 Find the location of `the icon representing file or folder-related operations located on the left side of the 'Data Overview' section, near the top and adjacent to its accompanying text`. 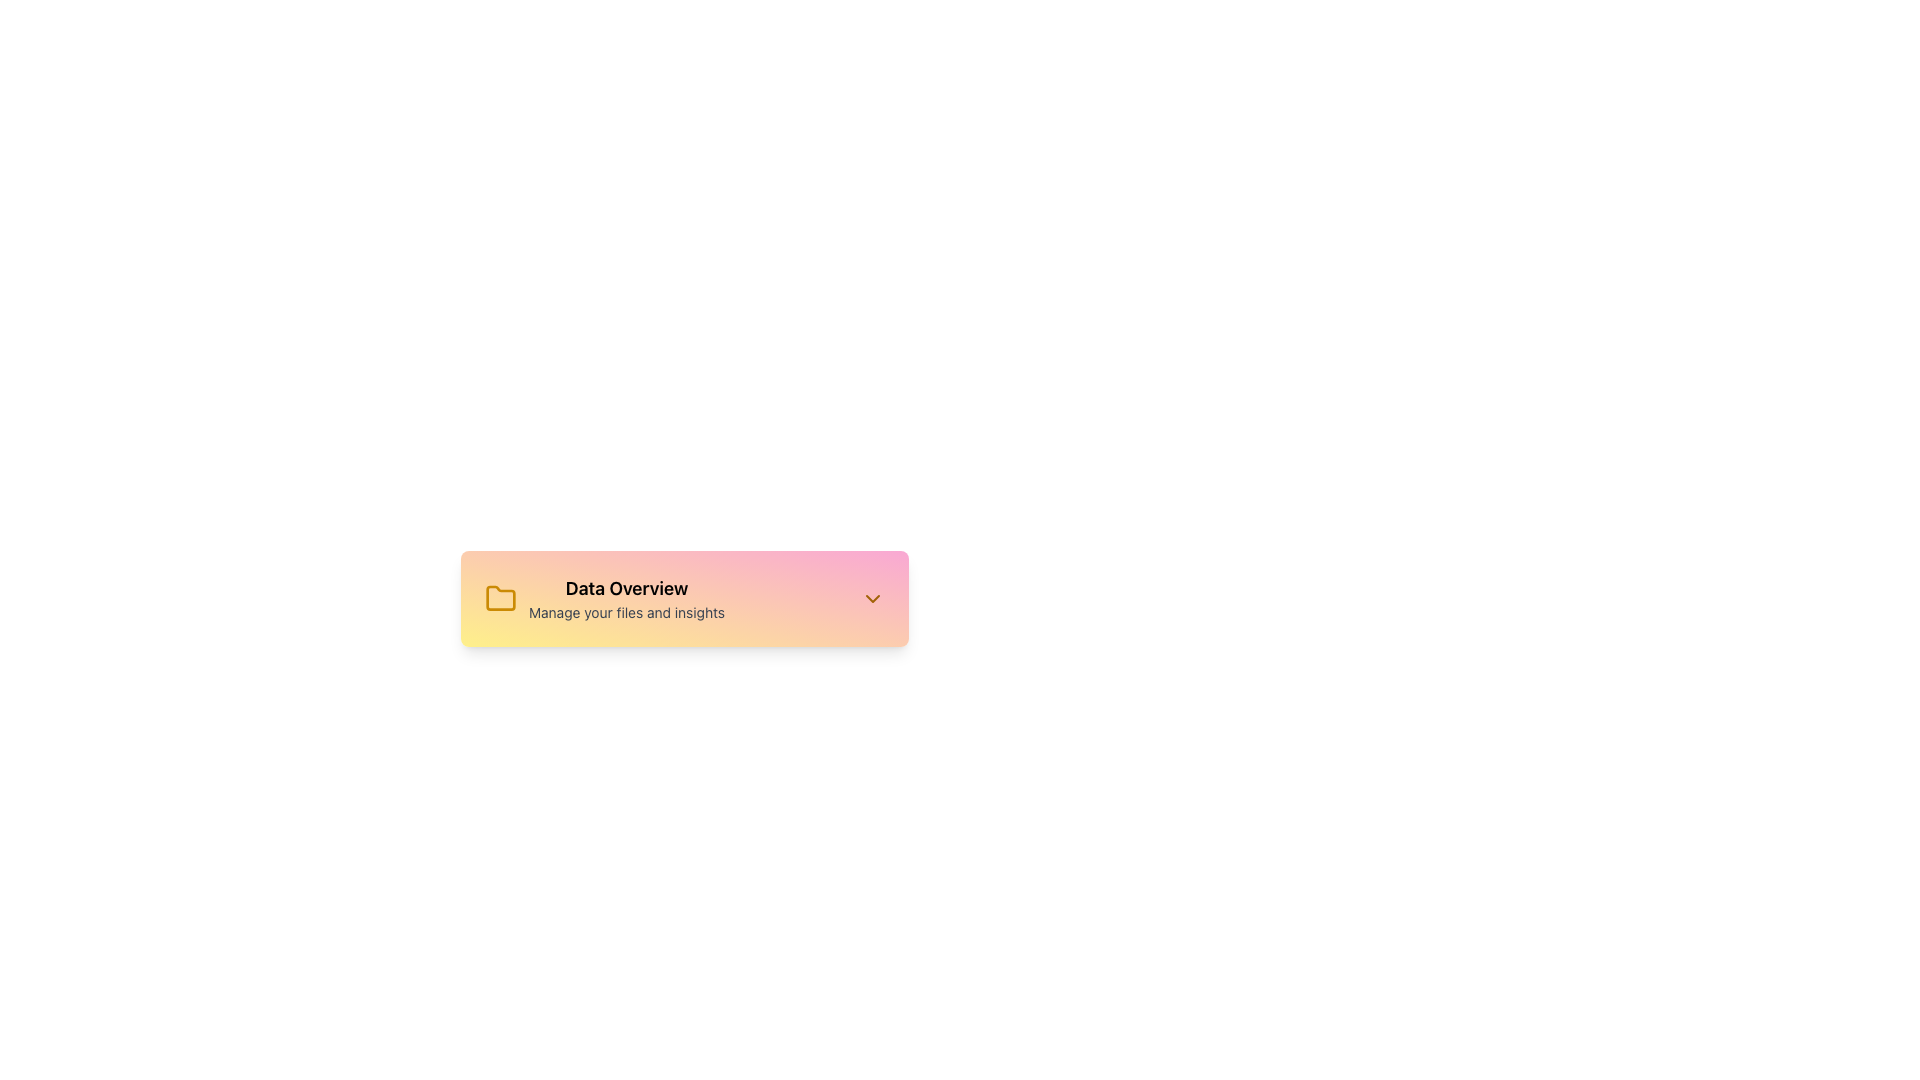

the icon representing file or folder-related operations located on the left side of the 'Data Overview' section, near the top and adjacent to its accompanying text is located at coordinates (500, 597).